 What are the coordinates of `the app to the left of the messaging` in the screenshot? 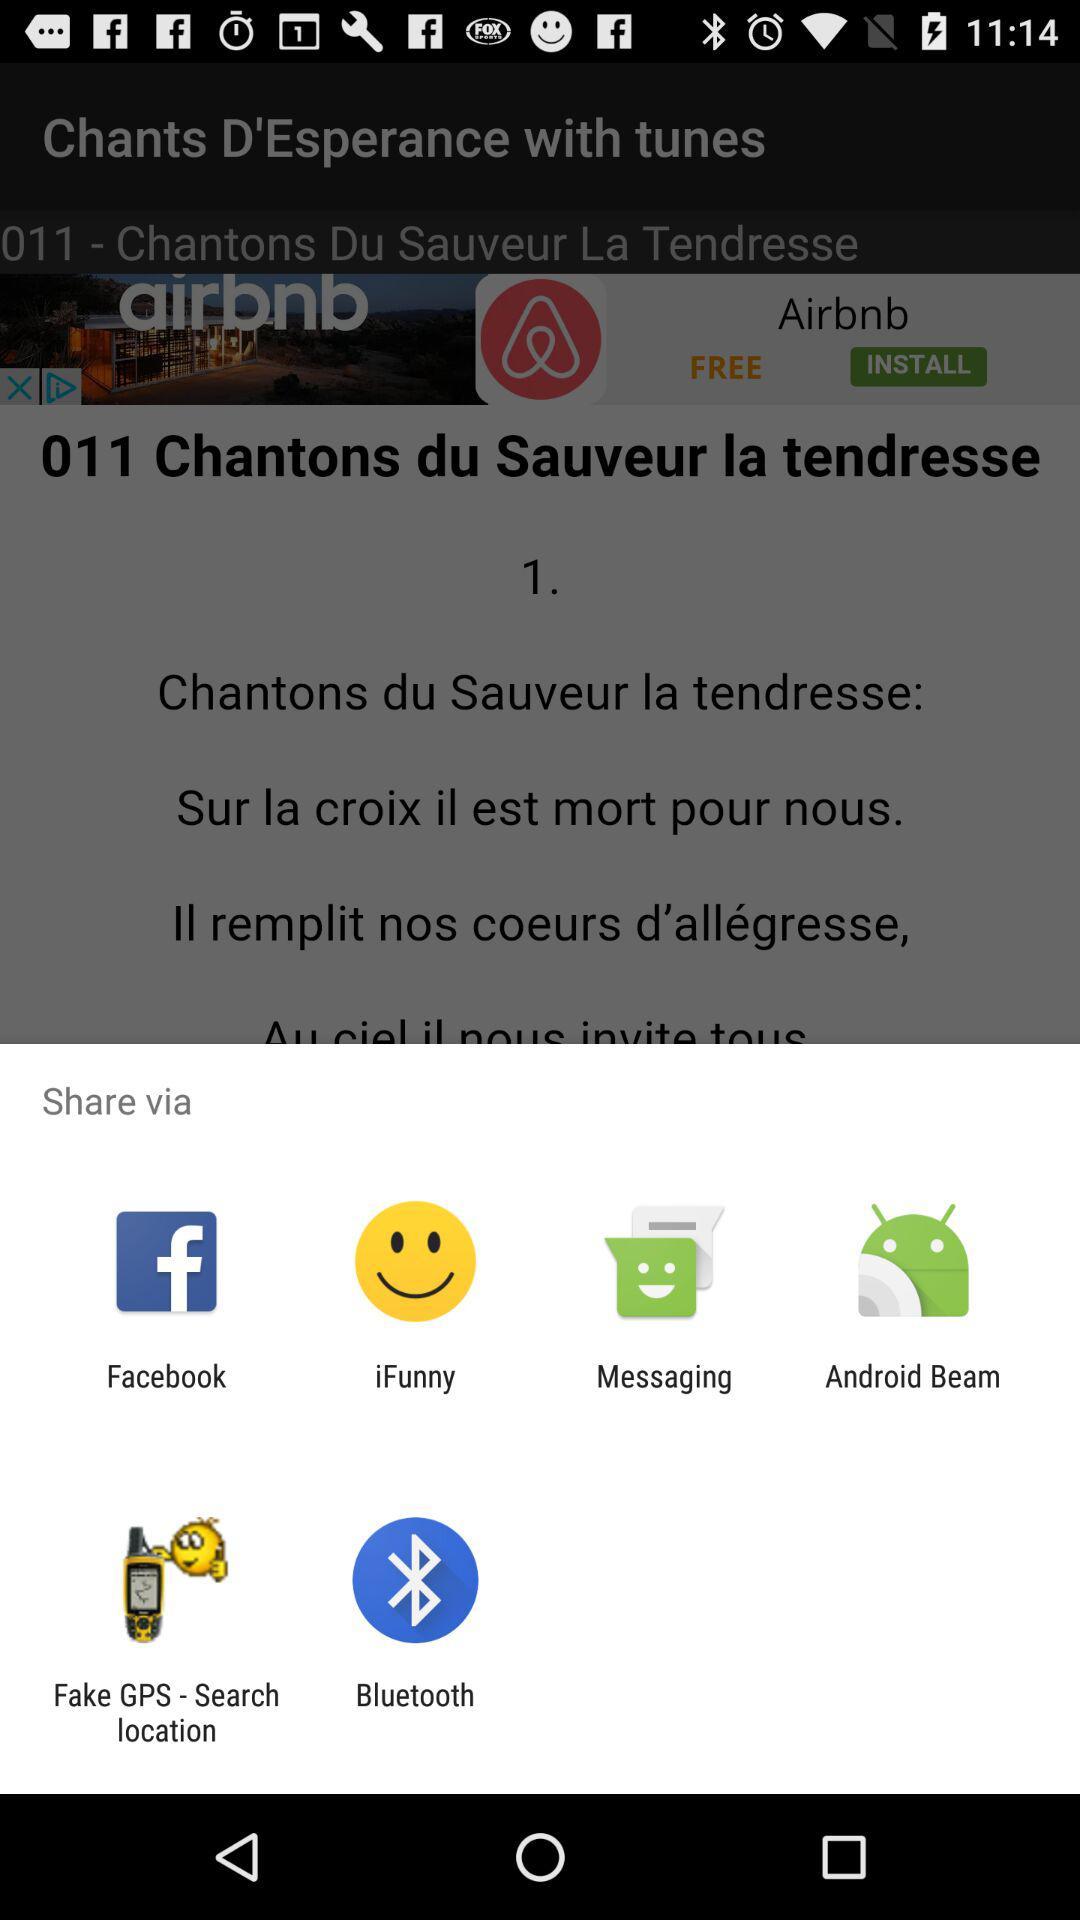 It's located at (414, 1392).